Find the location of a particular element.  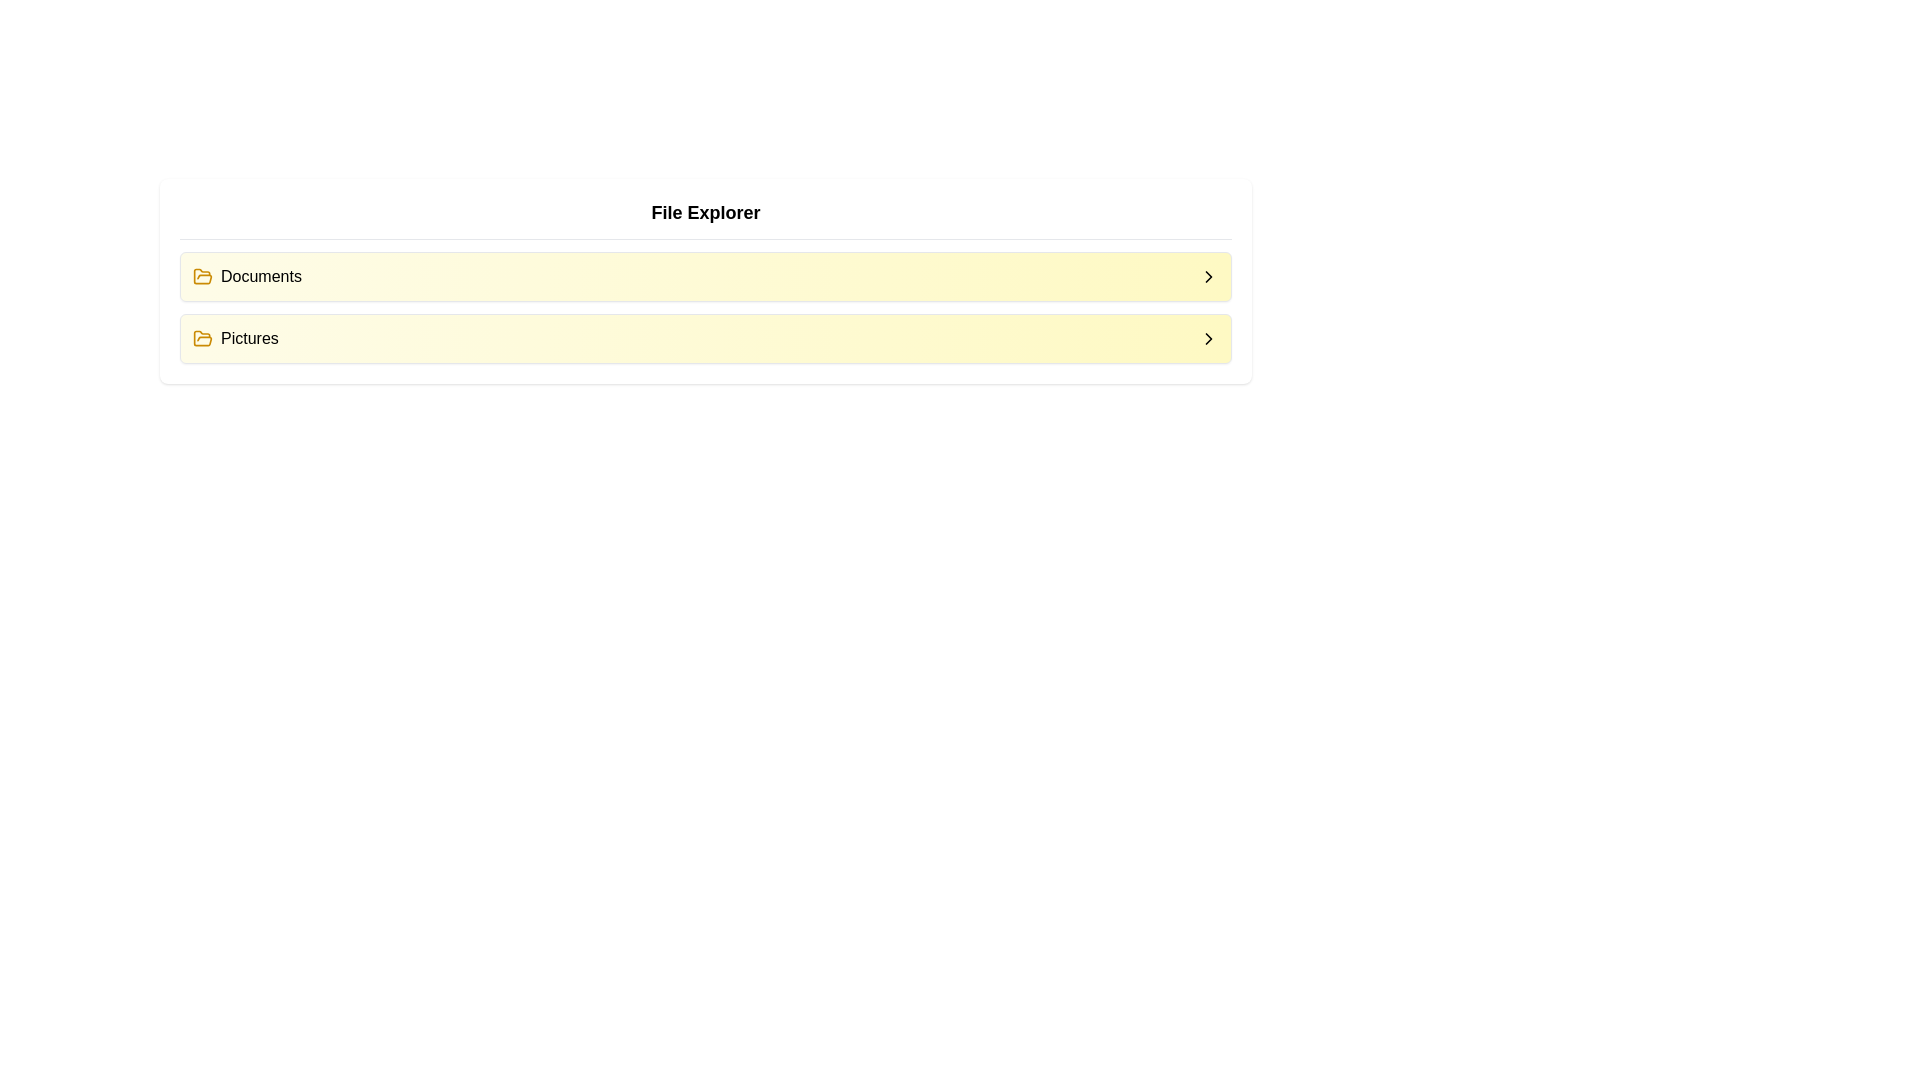

the second interactive list item labeled 'Pictures' in the File Explorer section is located at coordinates (705, 338).